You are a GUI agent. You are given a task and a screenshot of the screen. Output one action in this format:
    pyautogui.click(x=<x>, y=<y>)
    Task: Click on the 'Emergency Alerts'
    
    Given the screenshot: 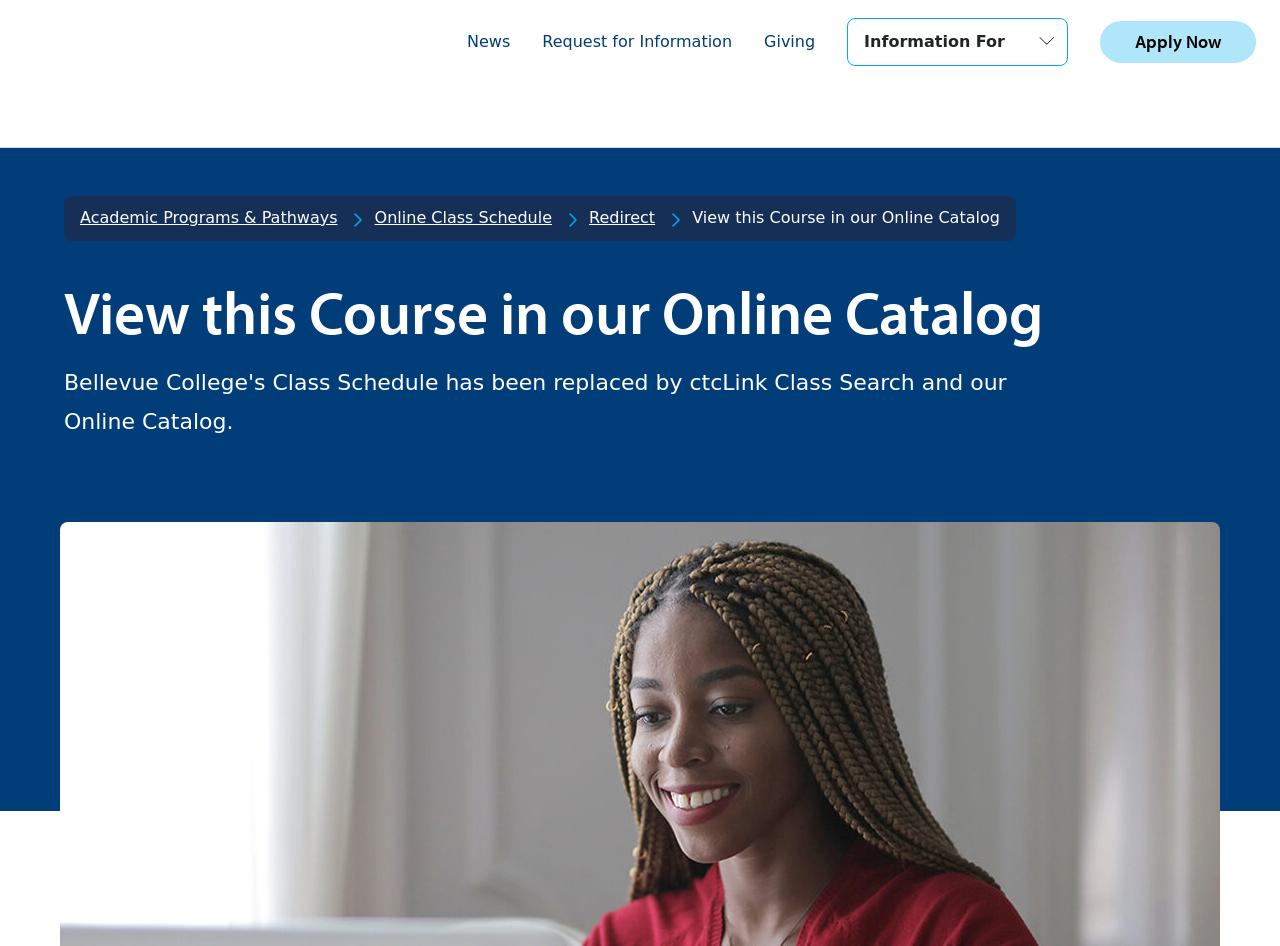 What is the action you would take?
    pyautogui.click(x=1062, y=668)
    